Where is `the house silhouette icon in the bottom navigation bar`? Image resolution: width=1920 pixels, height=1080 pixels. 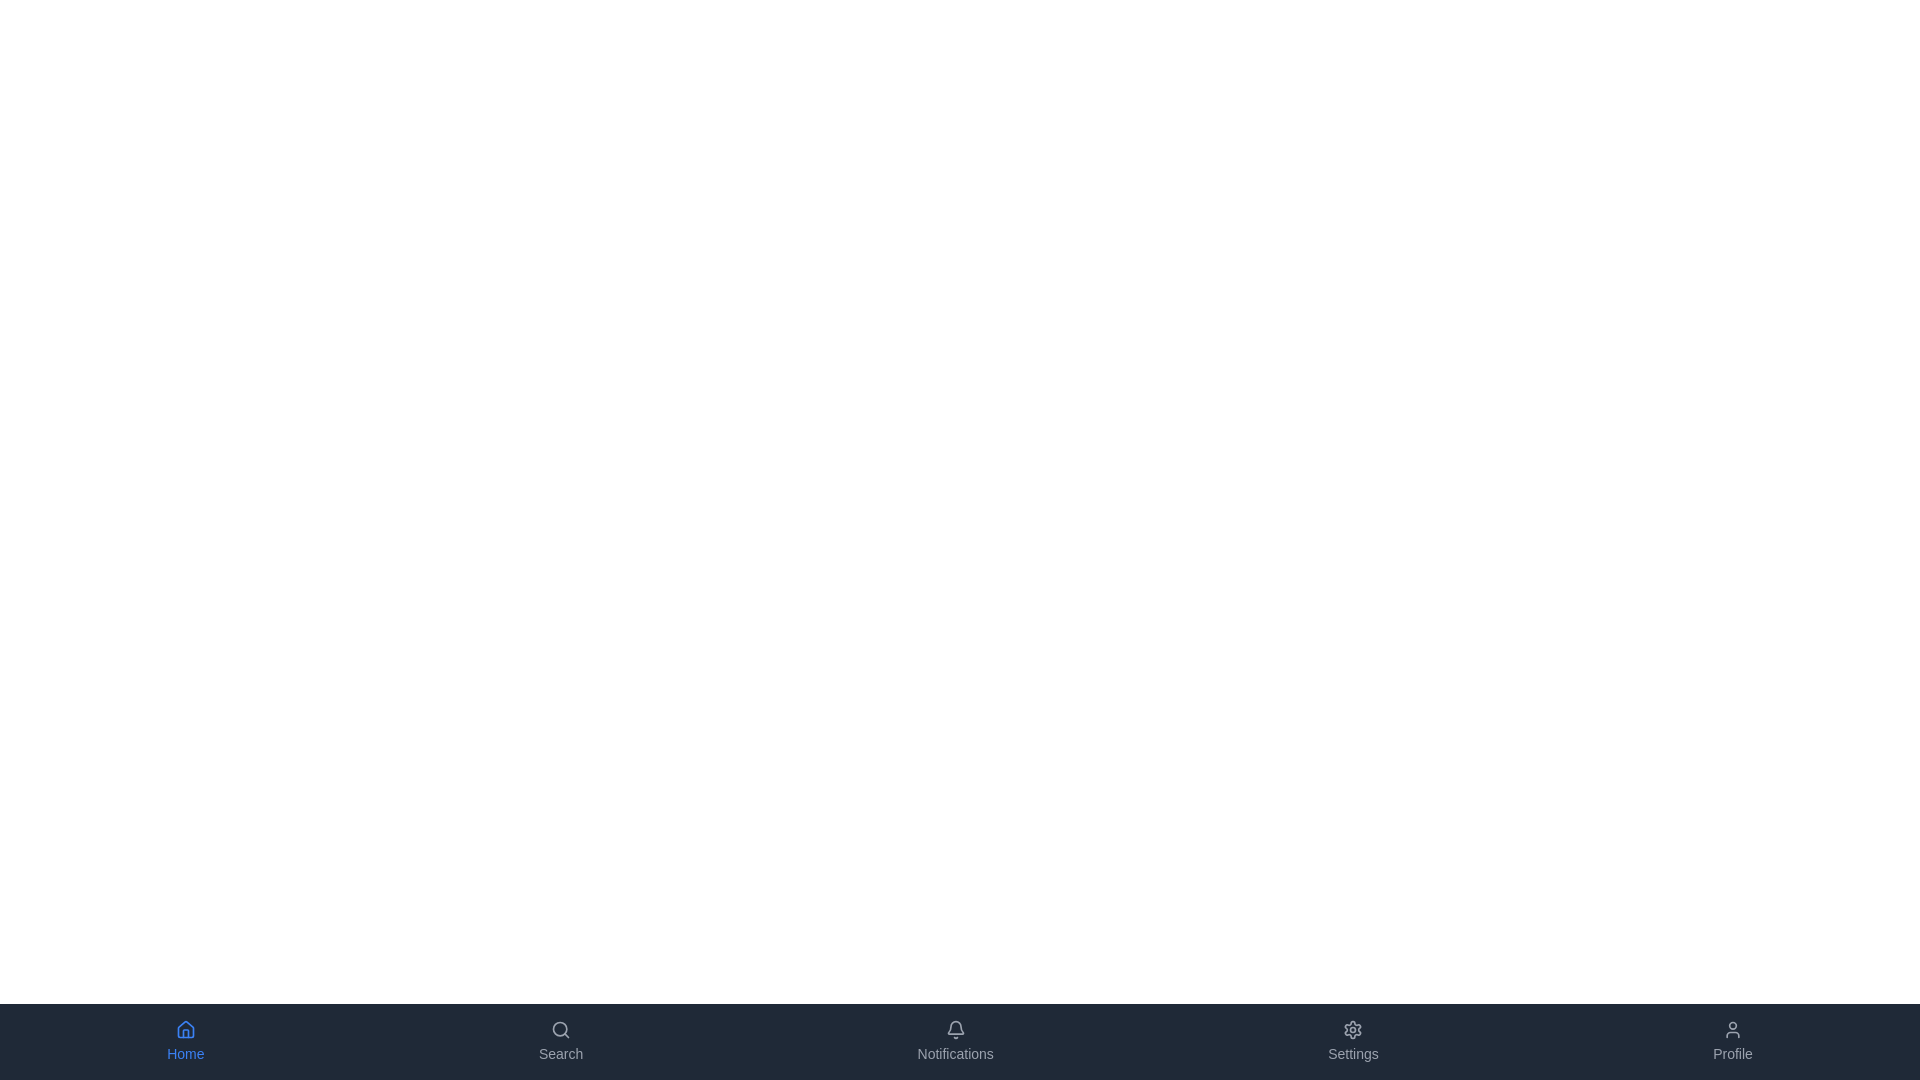
the house silhouette icon in the bottom navigation bar is located at coordinates (185, 1029).